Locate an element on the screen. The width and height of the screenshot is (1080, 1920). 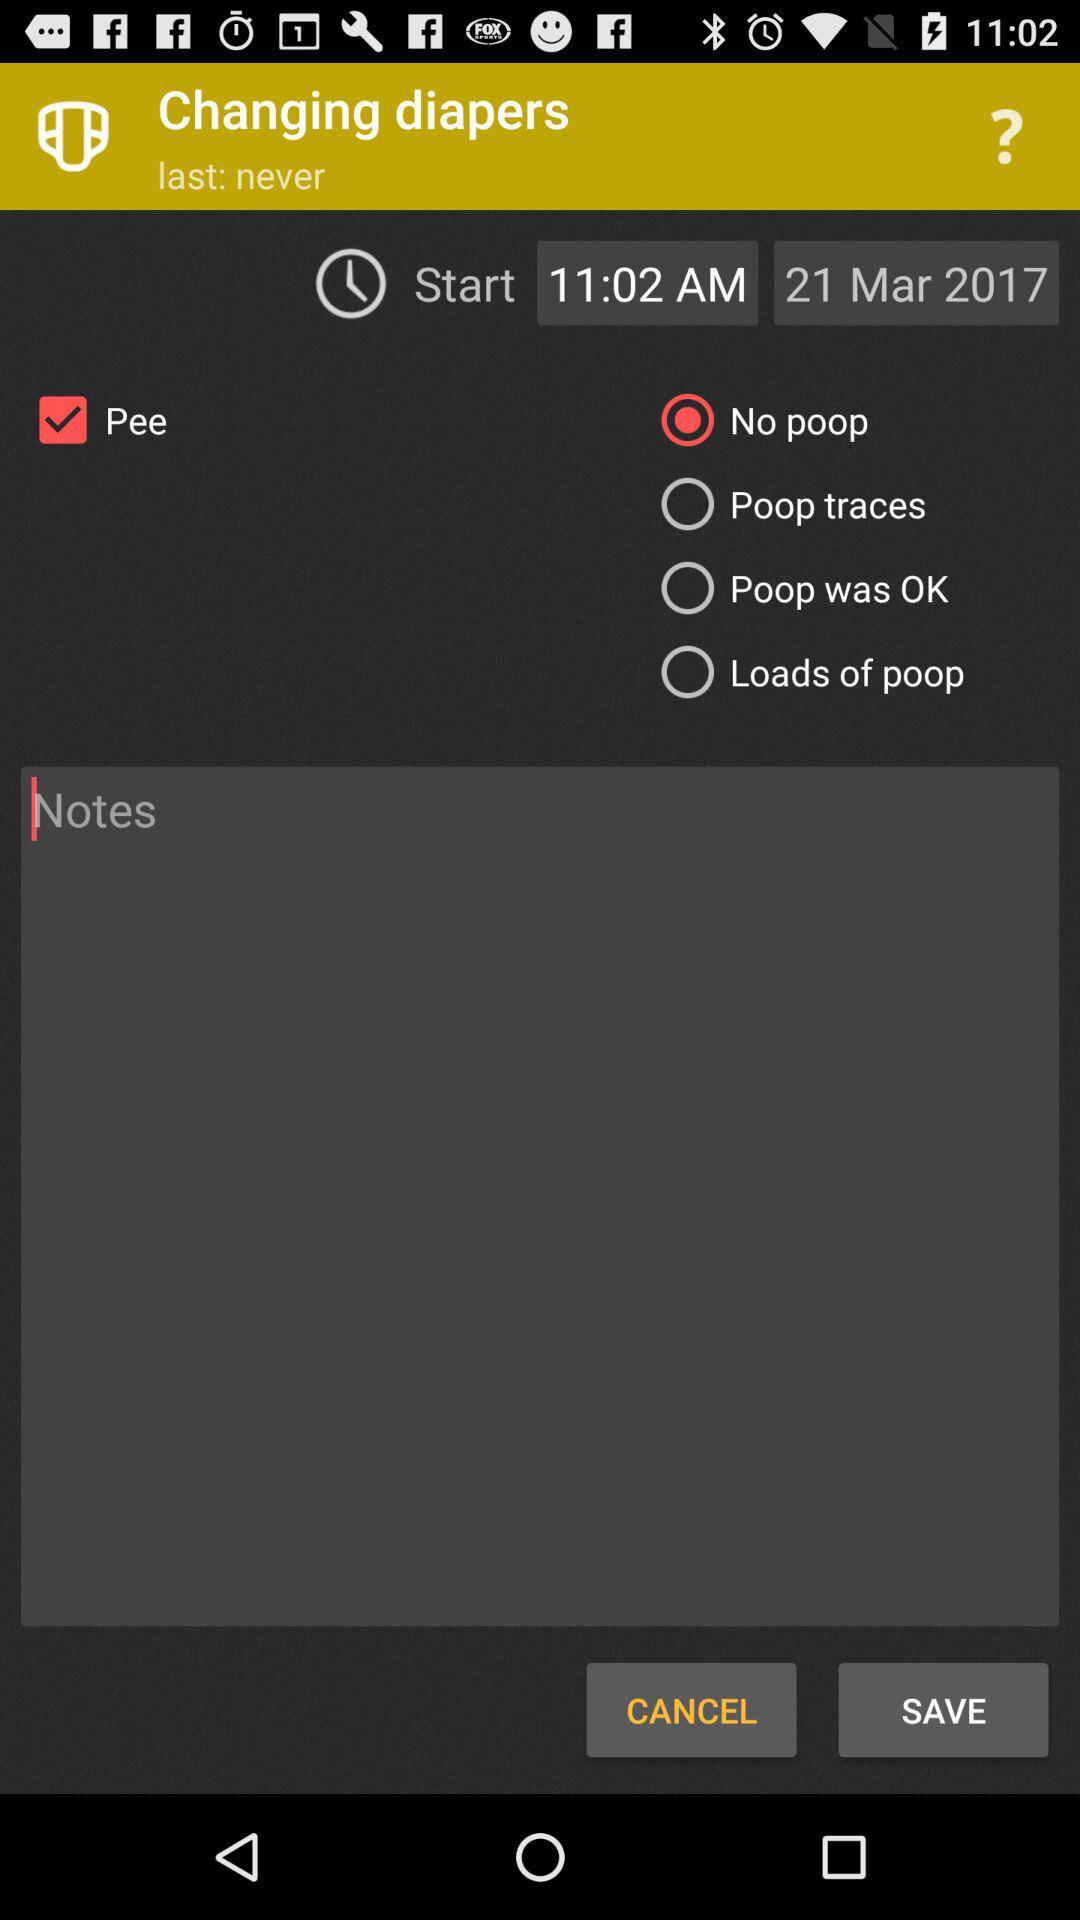
the item to the right of pee item is located at coordinates (785, 504).